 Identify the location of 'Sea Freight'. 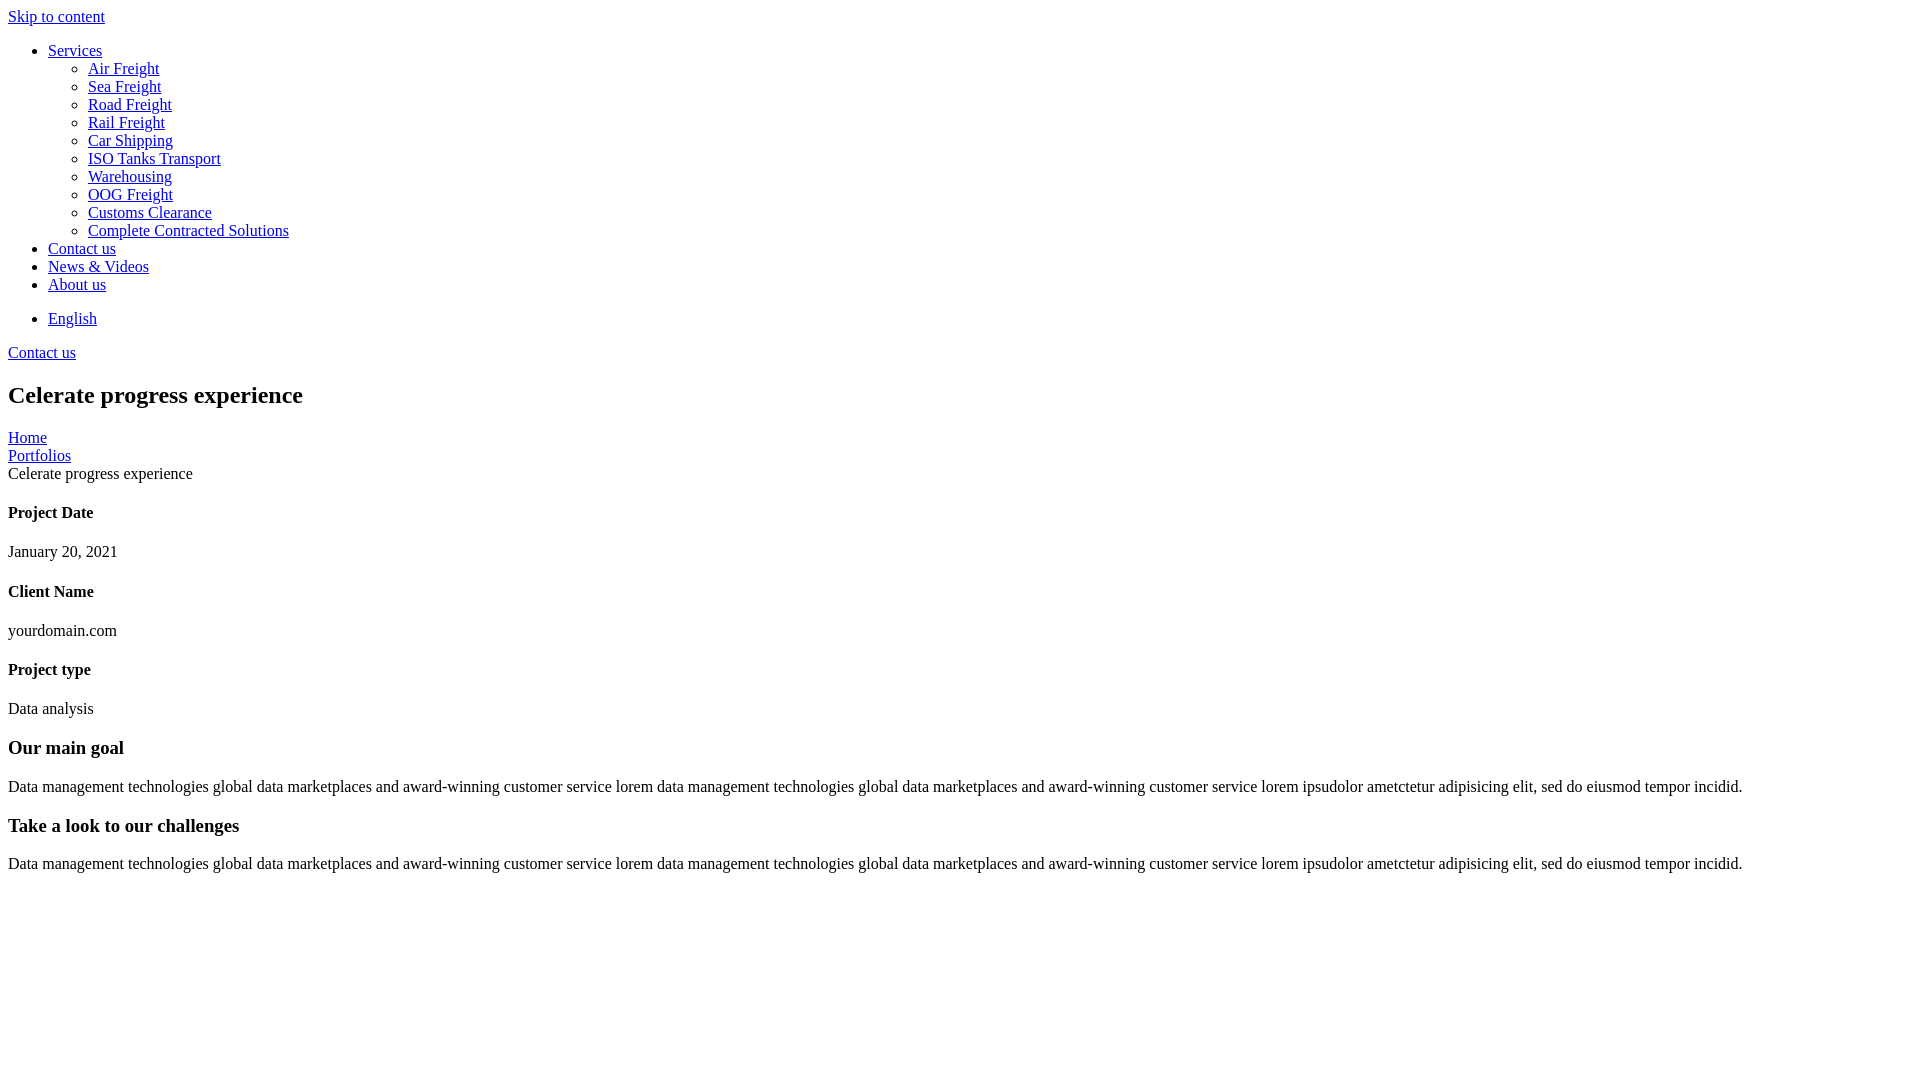
(999, 86).